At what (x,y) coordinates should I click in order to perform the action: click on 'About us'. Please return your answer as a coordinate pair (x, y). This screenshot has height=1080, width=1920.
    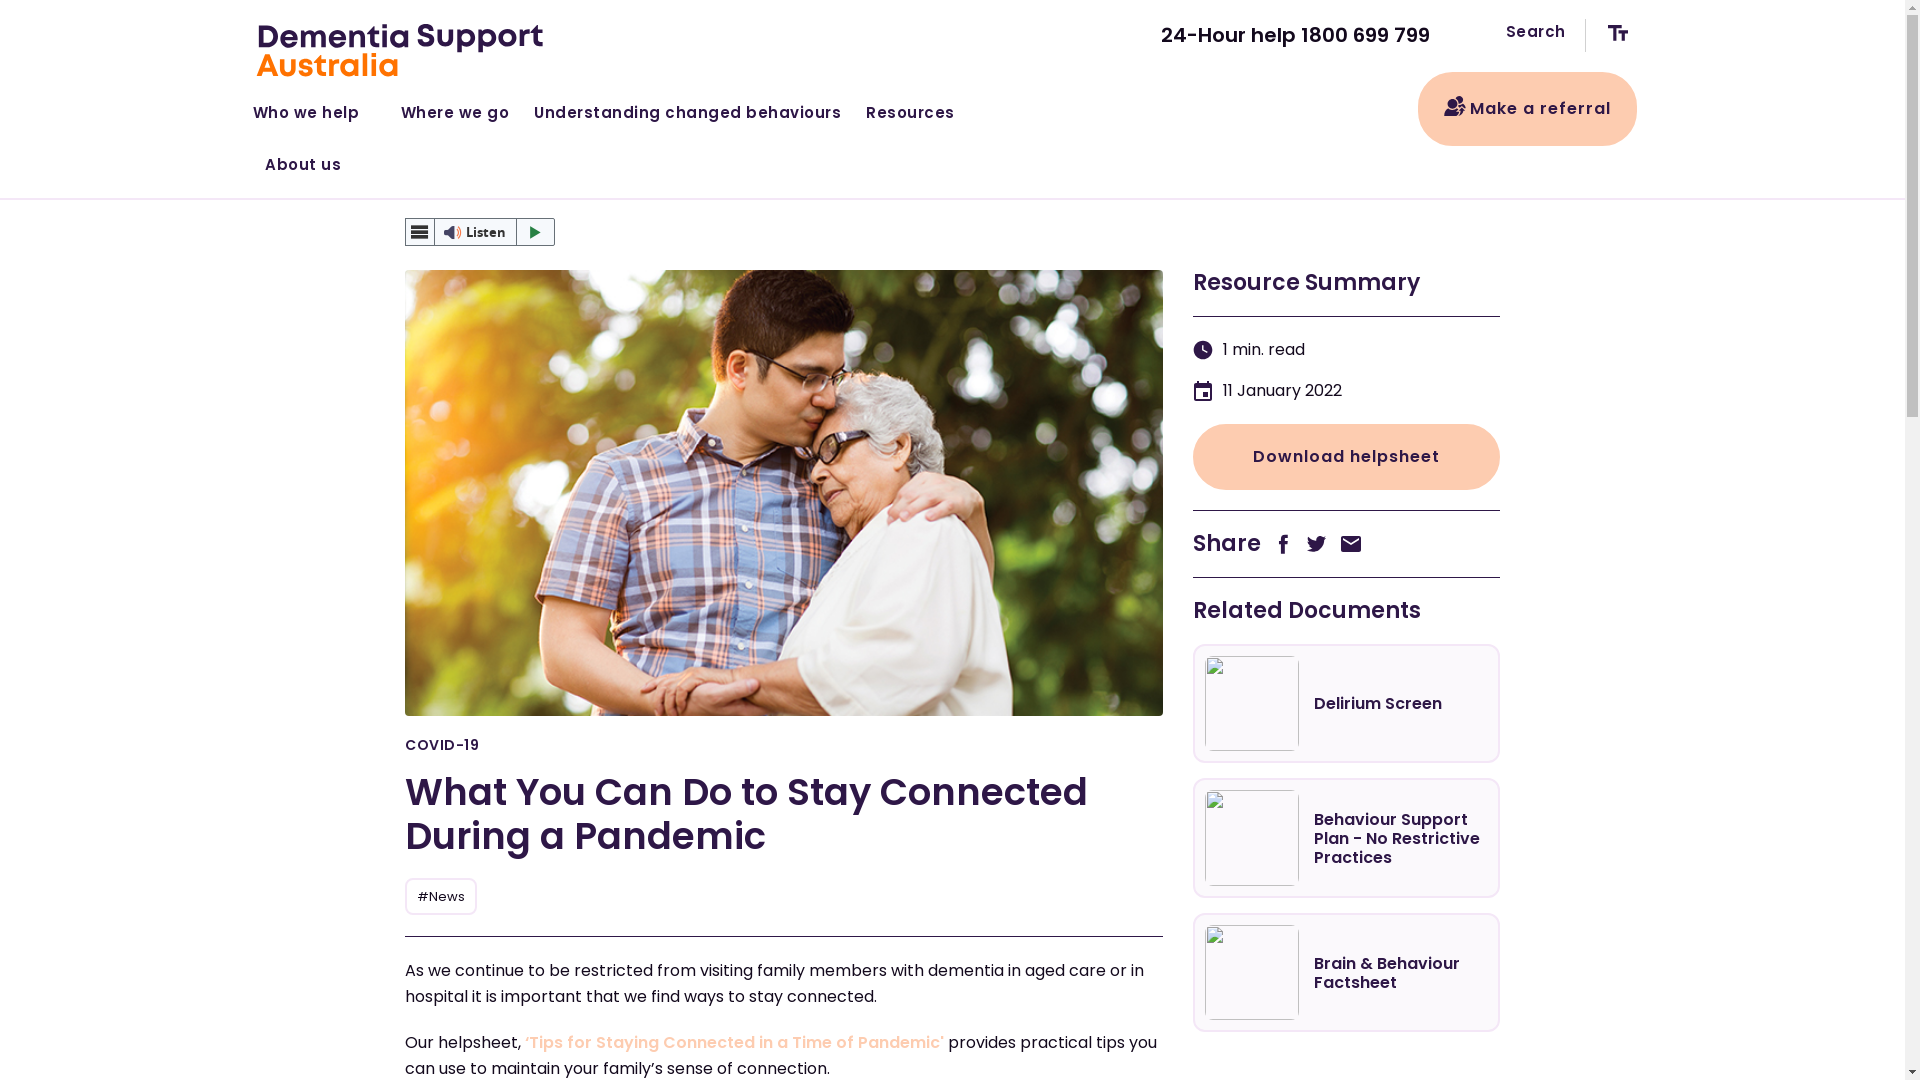
    Looking at the image, I should click on (303, 160).